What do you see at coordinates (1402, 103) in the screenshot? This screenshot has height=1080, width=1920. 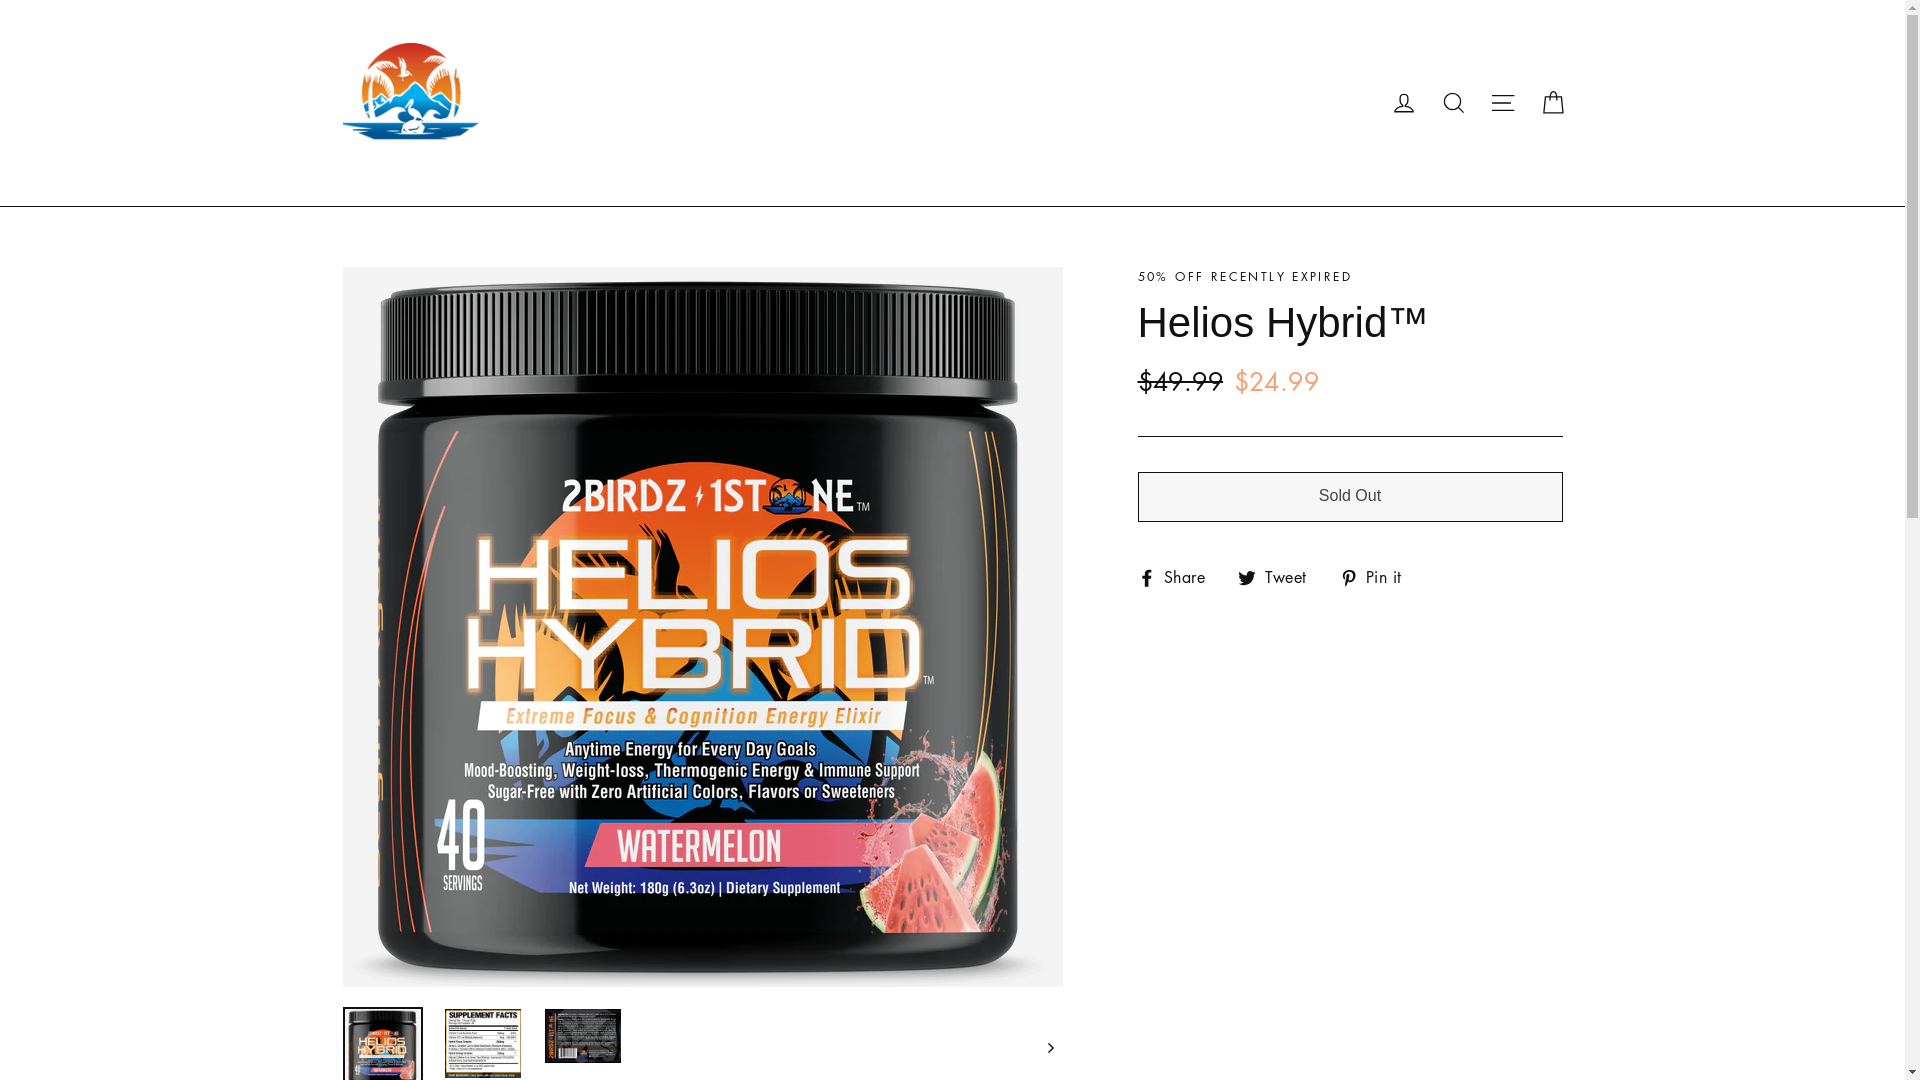 I see `'Log in'` at bounding box center [1402, 103].